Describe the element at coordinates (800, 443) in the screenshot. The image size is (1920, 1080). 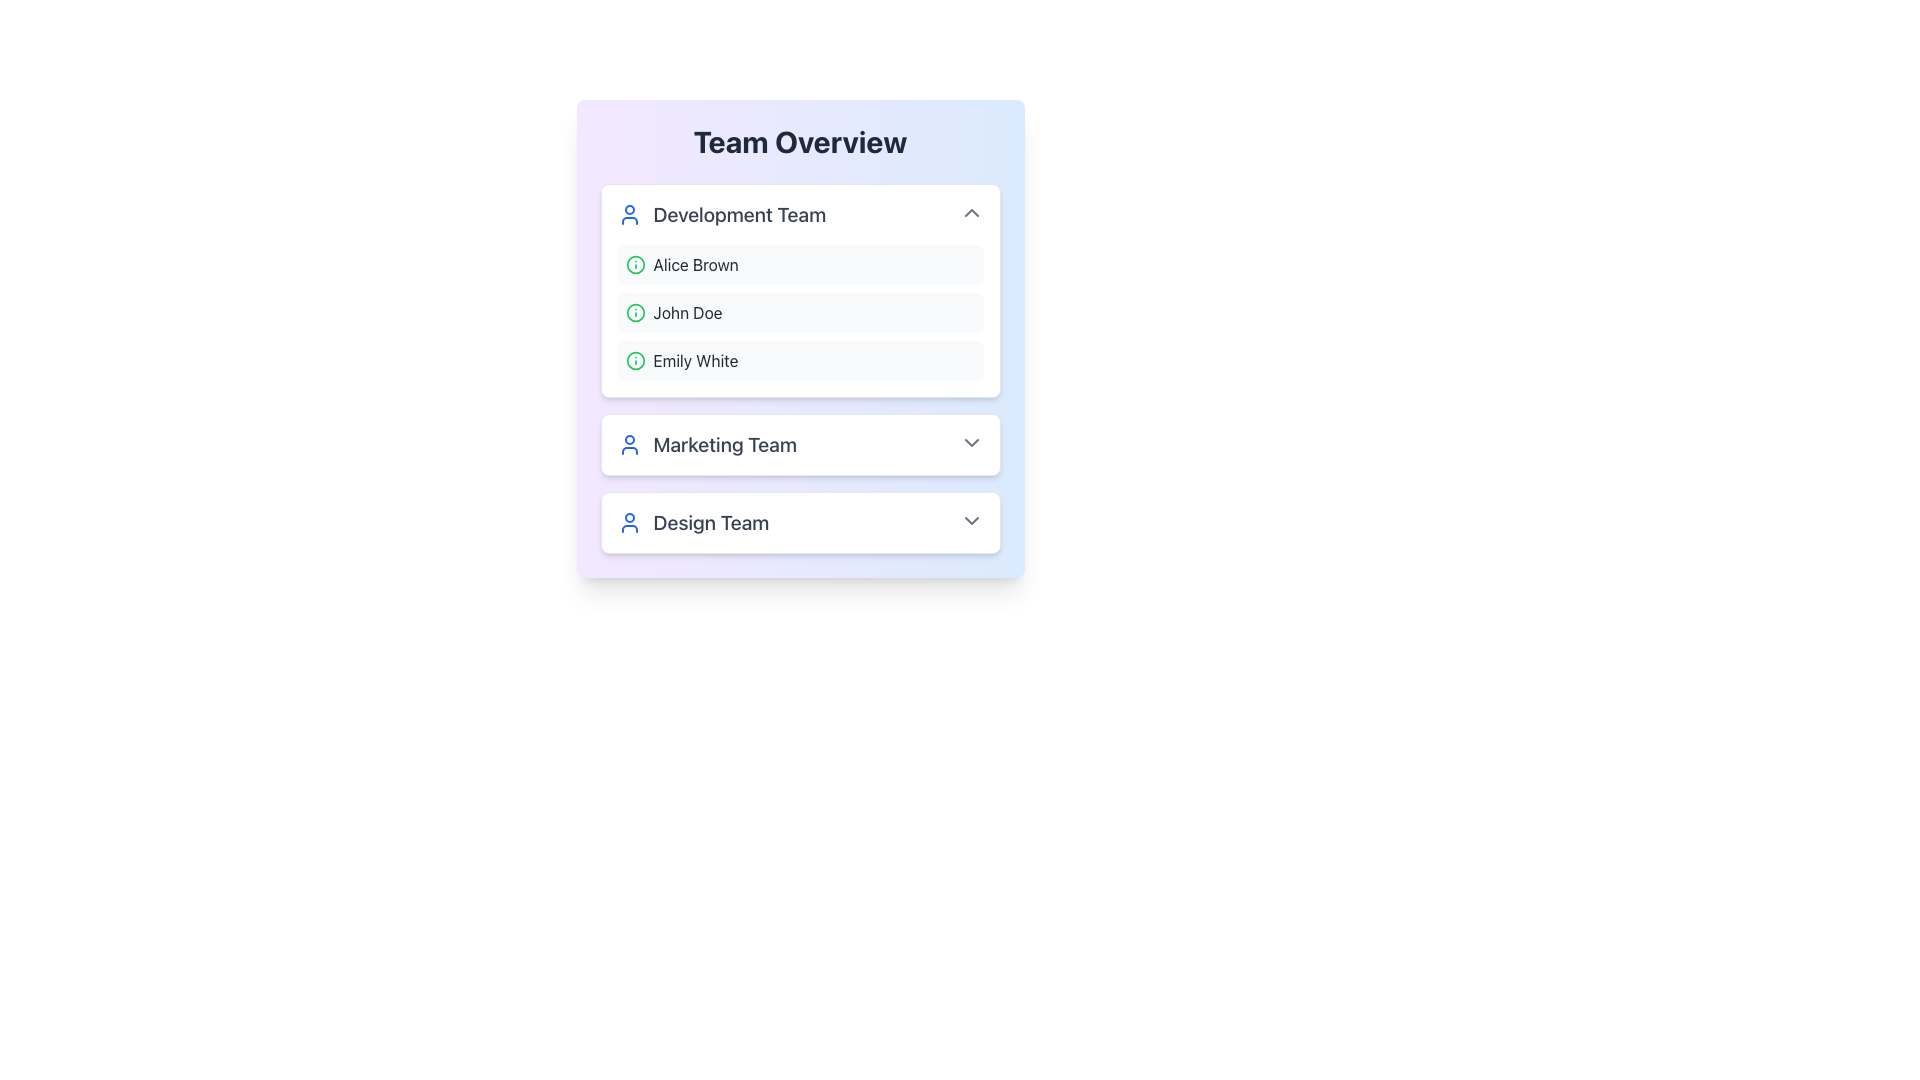
I see `the 'Marketing Team' interactive list item` at that location.